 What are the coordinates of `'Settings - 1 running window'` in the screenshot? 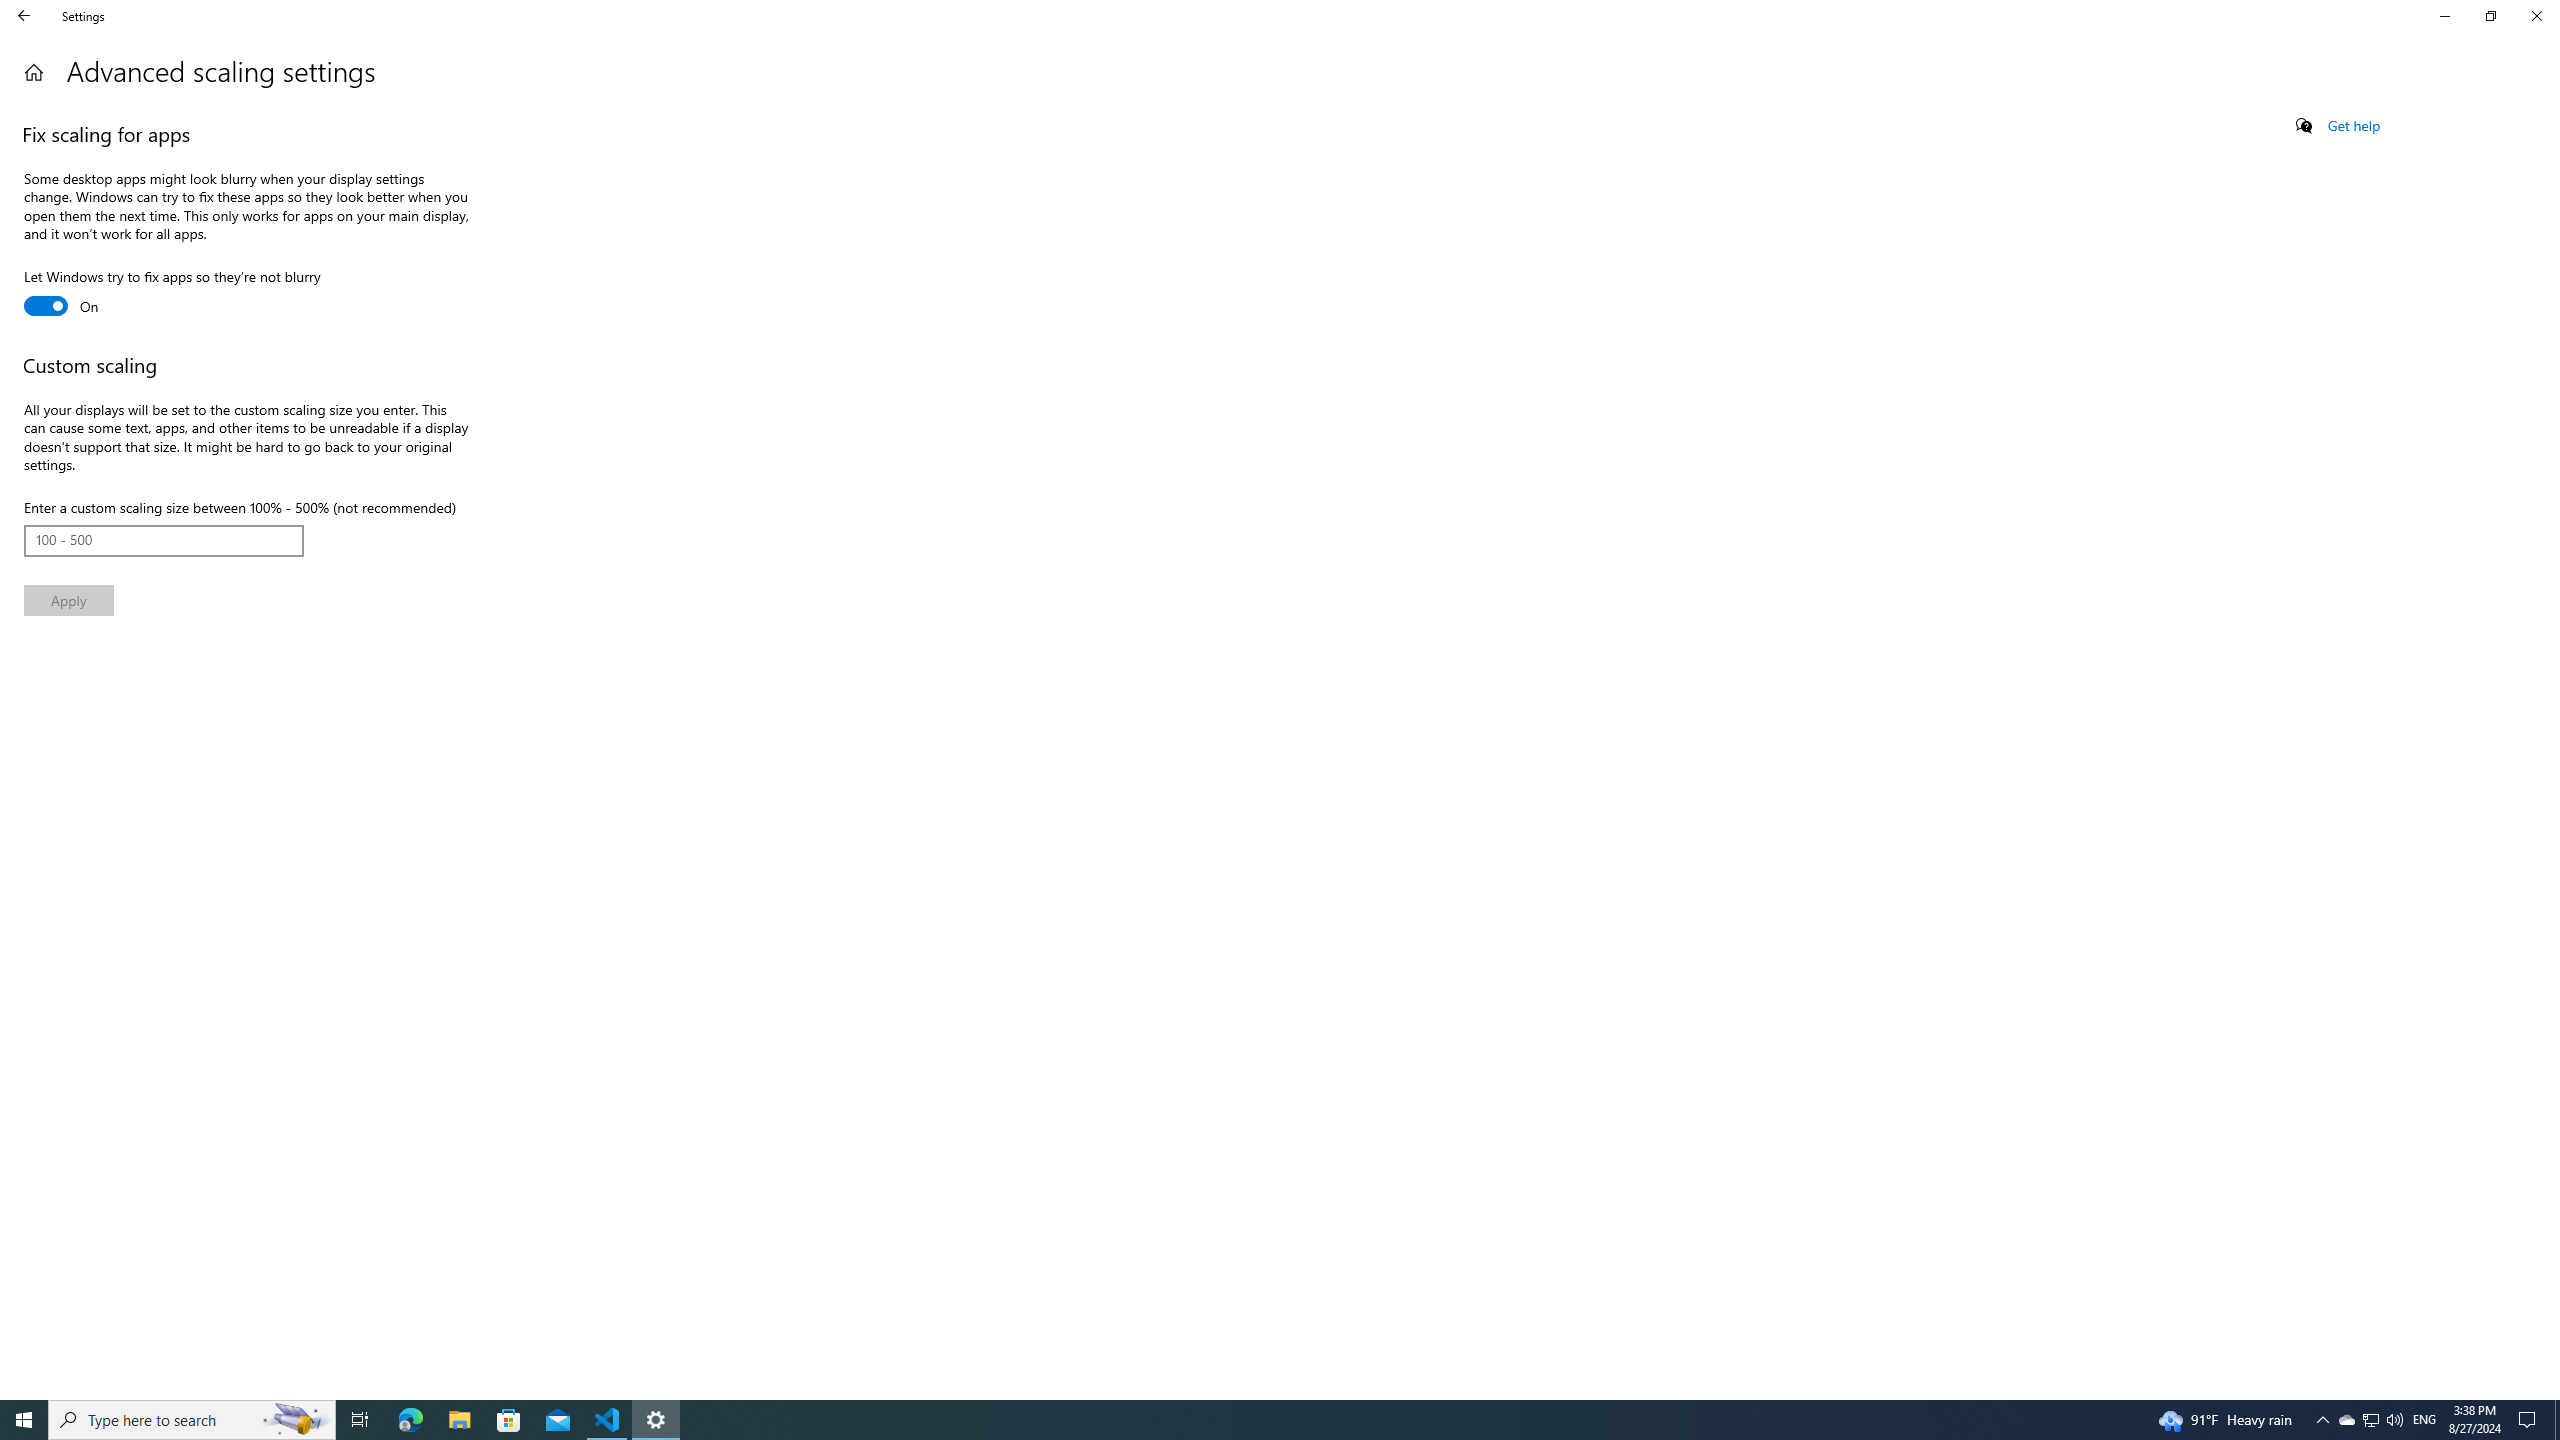 It's located at (656, 1418).